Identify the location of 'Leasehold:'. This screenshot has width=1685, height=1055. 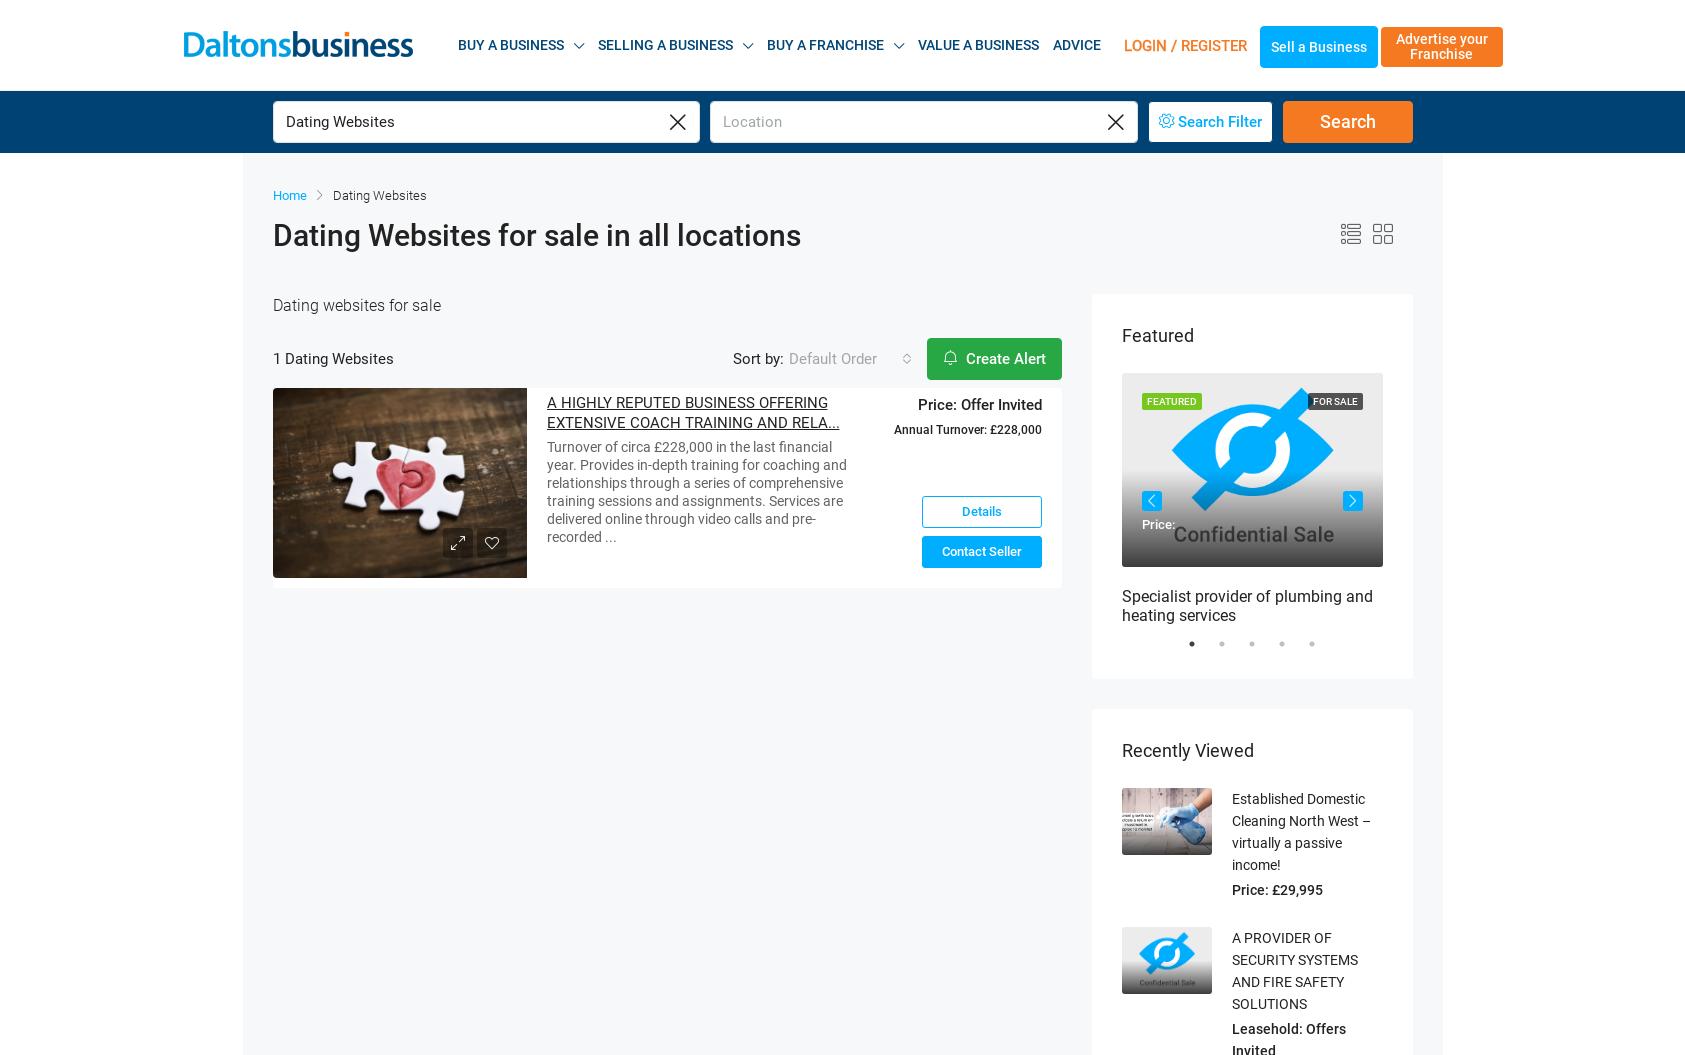
(1267, 1001).